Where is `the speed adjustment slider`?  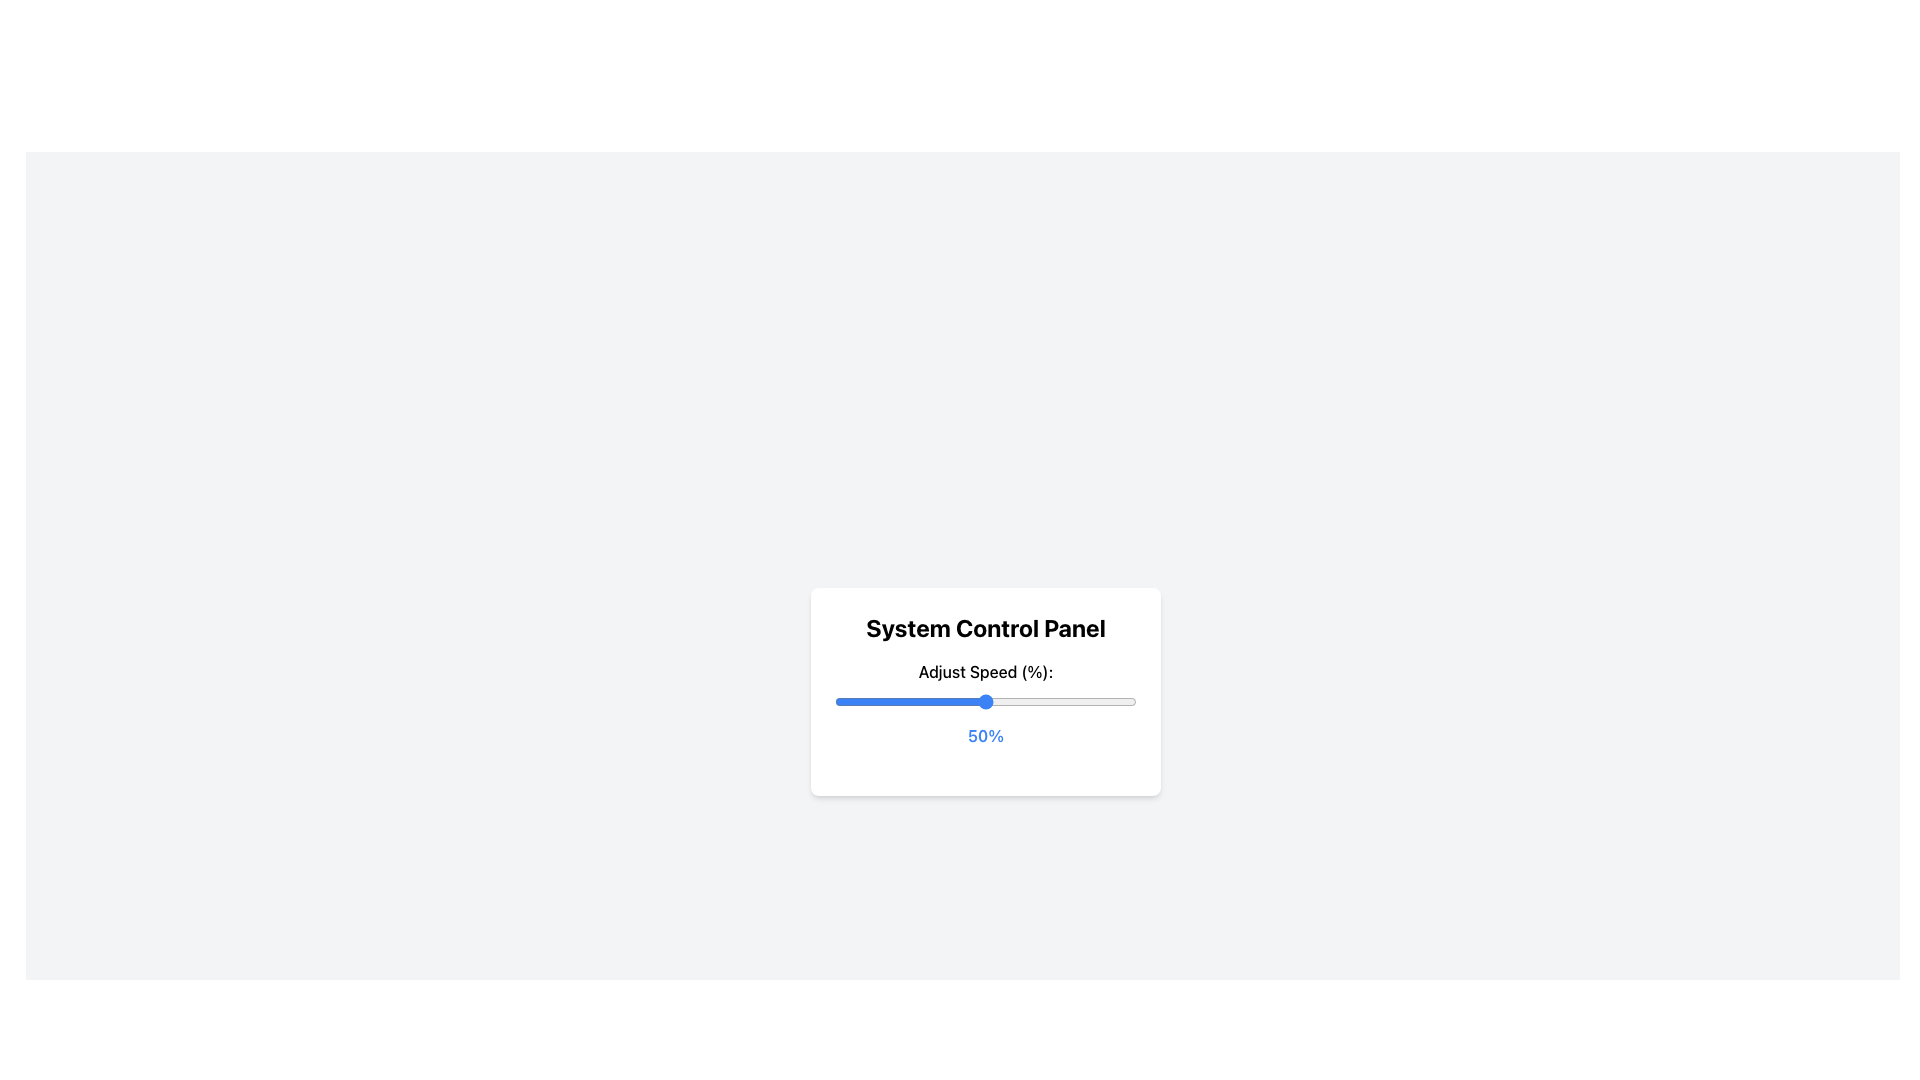
the speed adjustment slider is located at coordinates (921, 701).